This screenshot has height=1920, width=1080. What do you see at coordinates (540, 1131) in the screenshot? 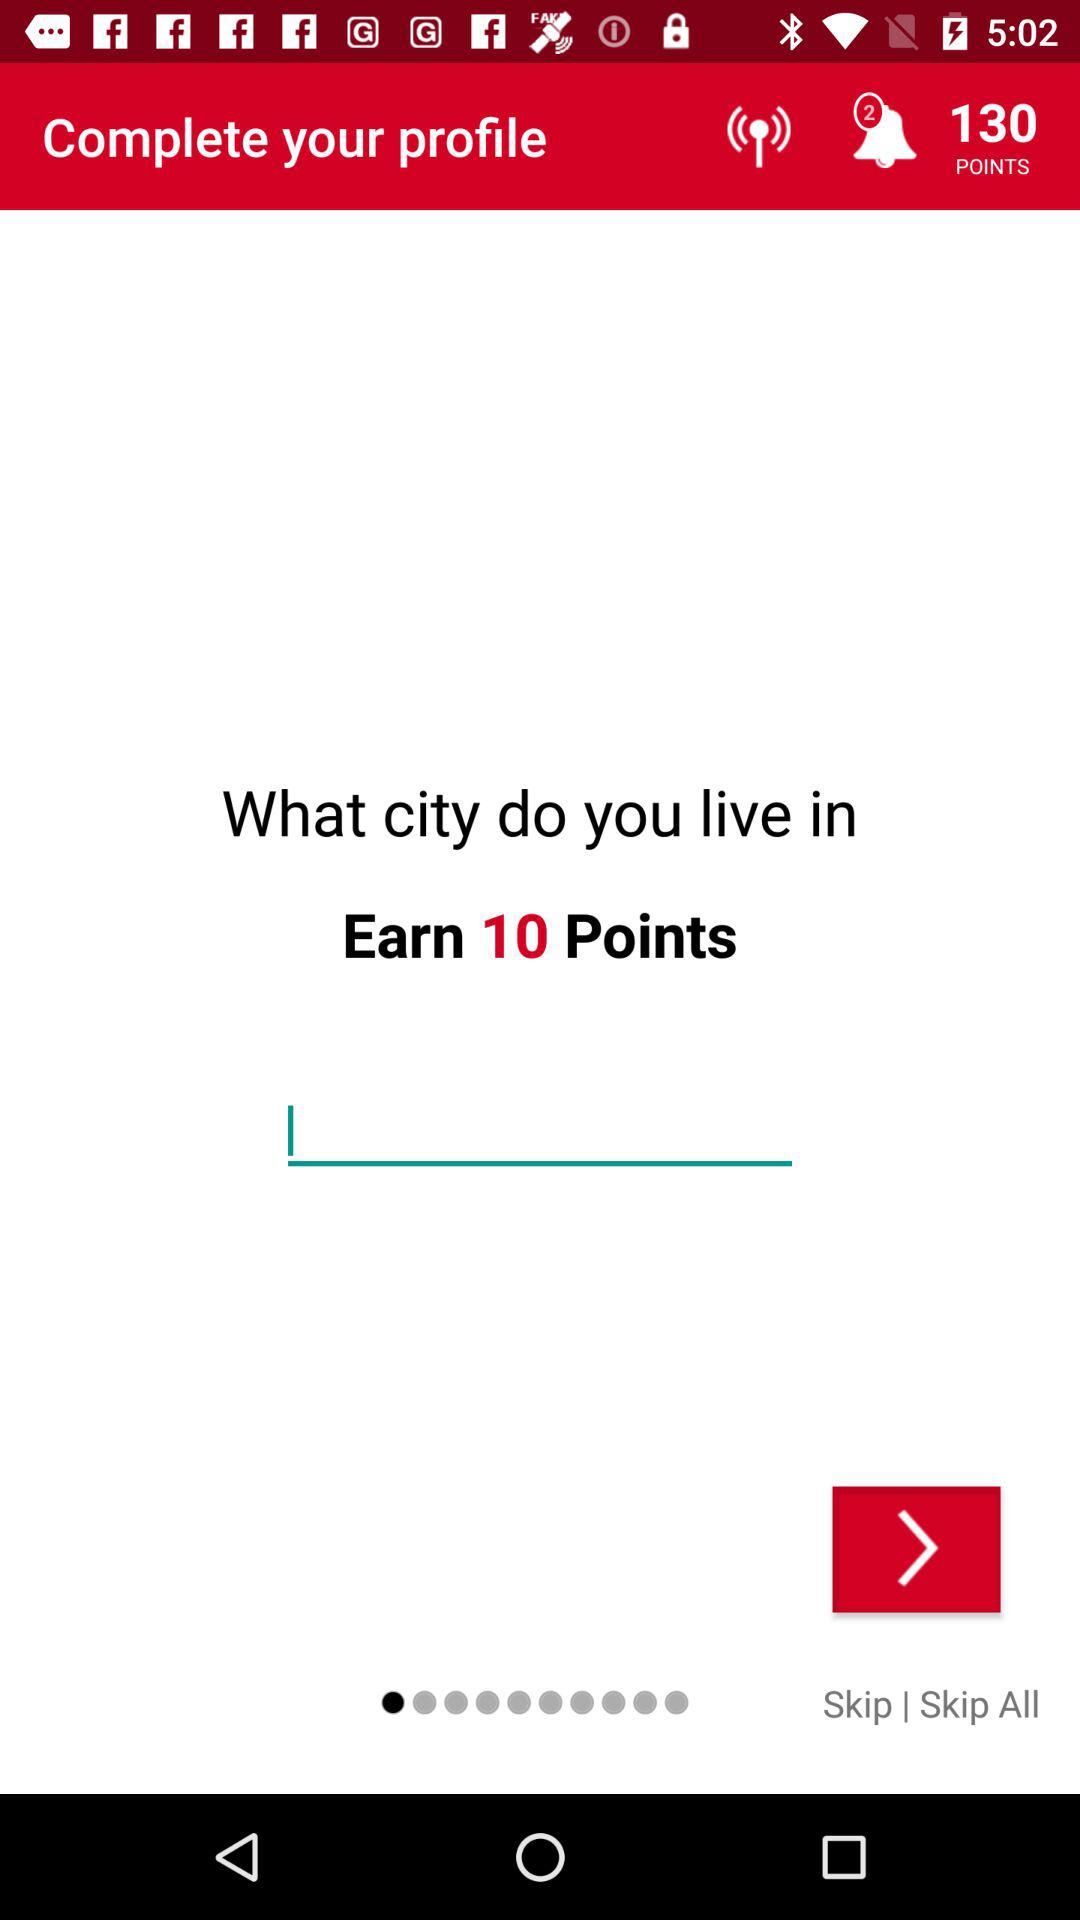
I see `the icon below earn  item` at bounding box center [540, 1131].